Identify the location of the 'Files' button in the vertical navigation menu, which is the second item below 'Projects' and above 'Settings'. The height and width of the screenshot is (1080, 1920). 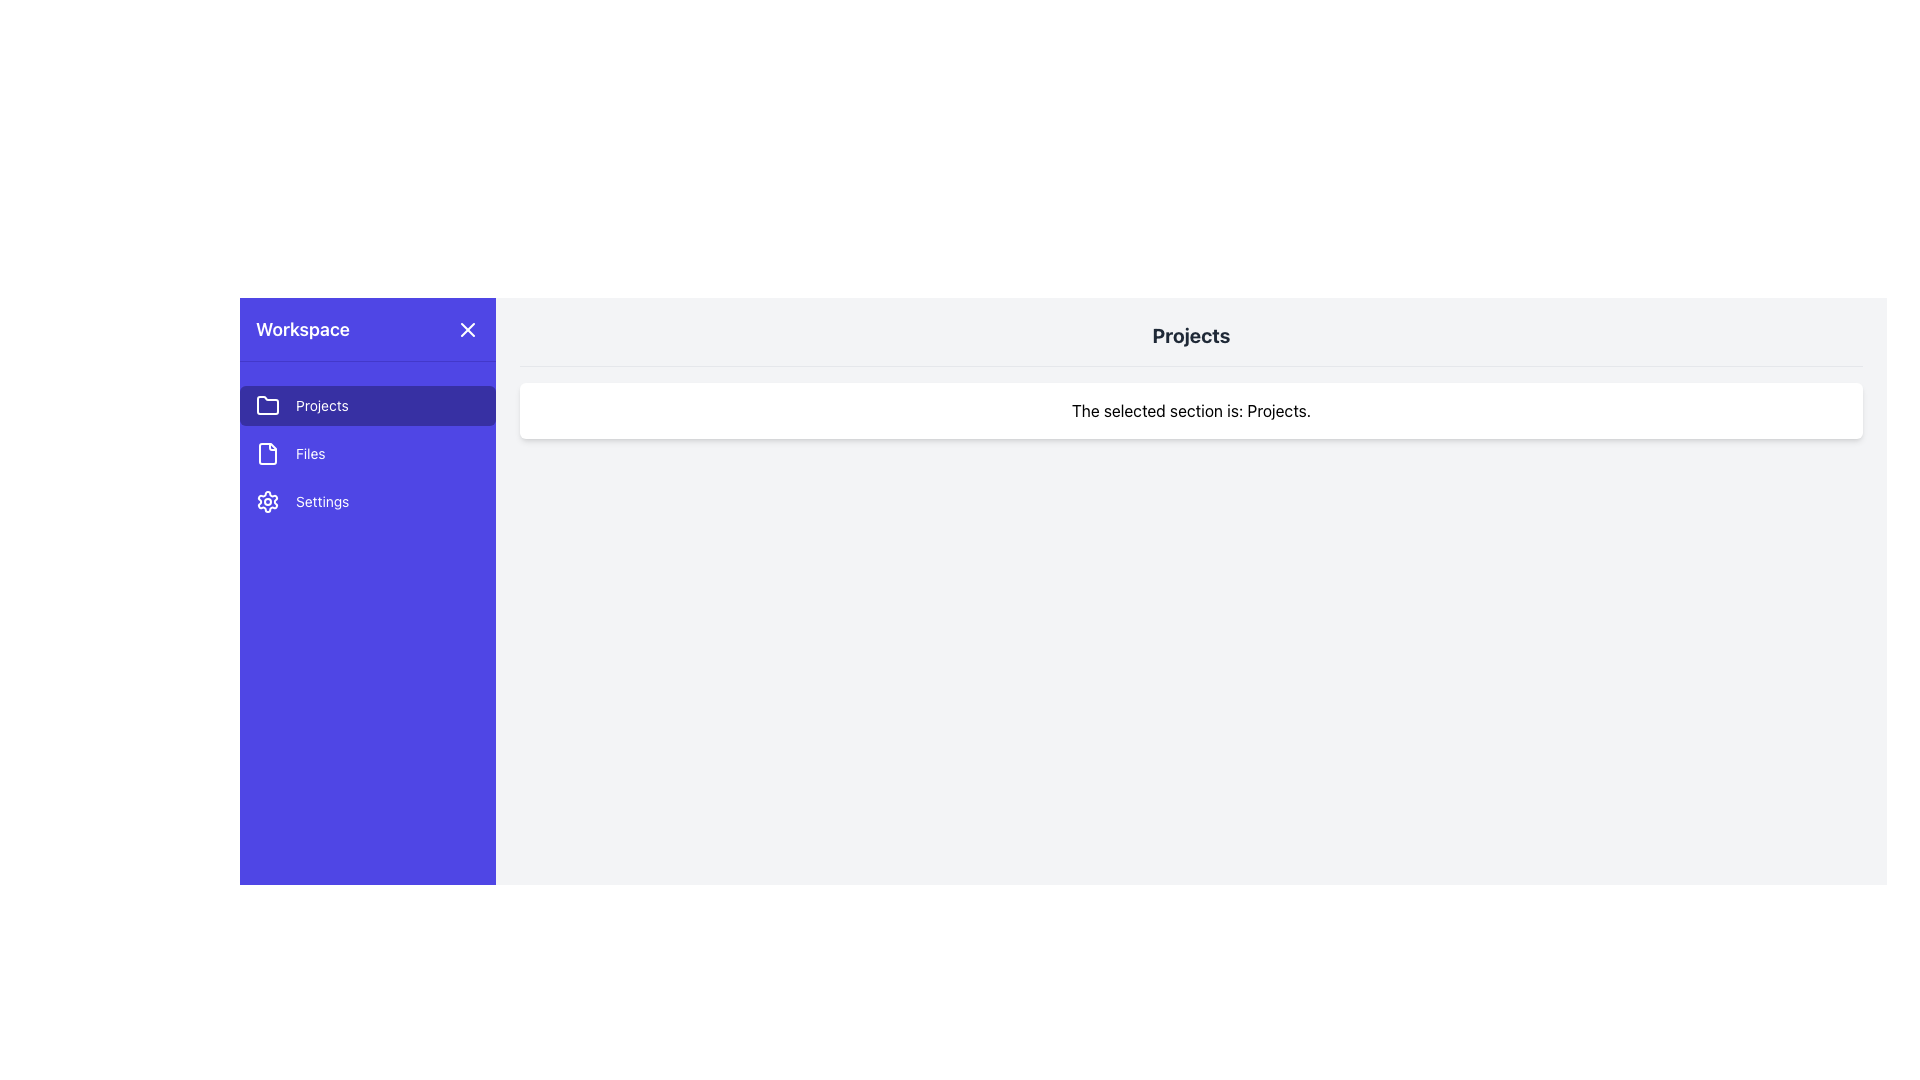
(368, 454).